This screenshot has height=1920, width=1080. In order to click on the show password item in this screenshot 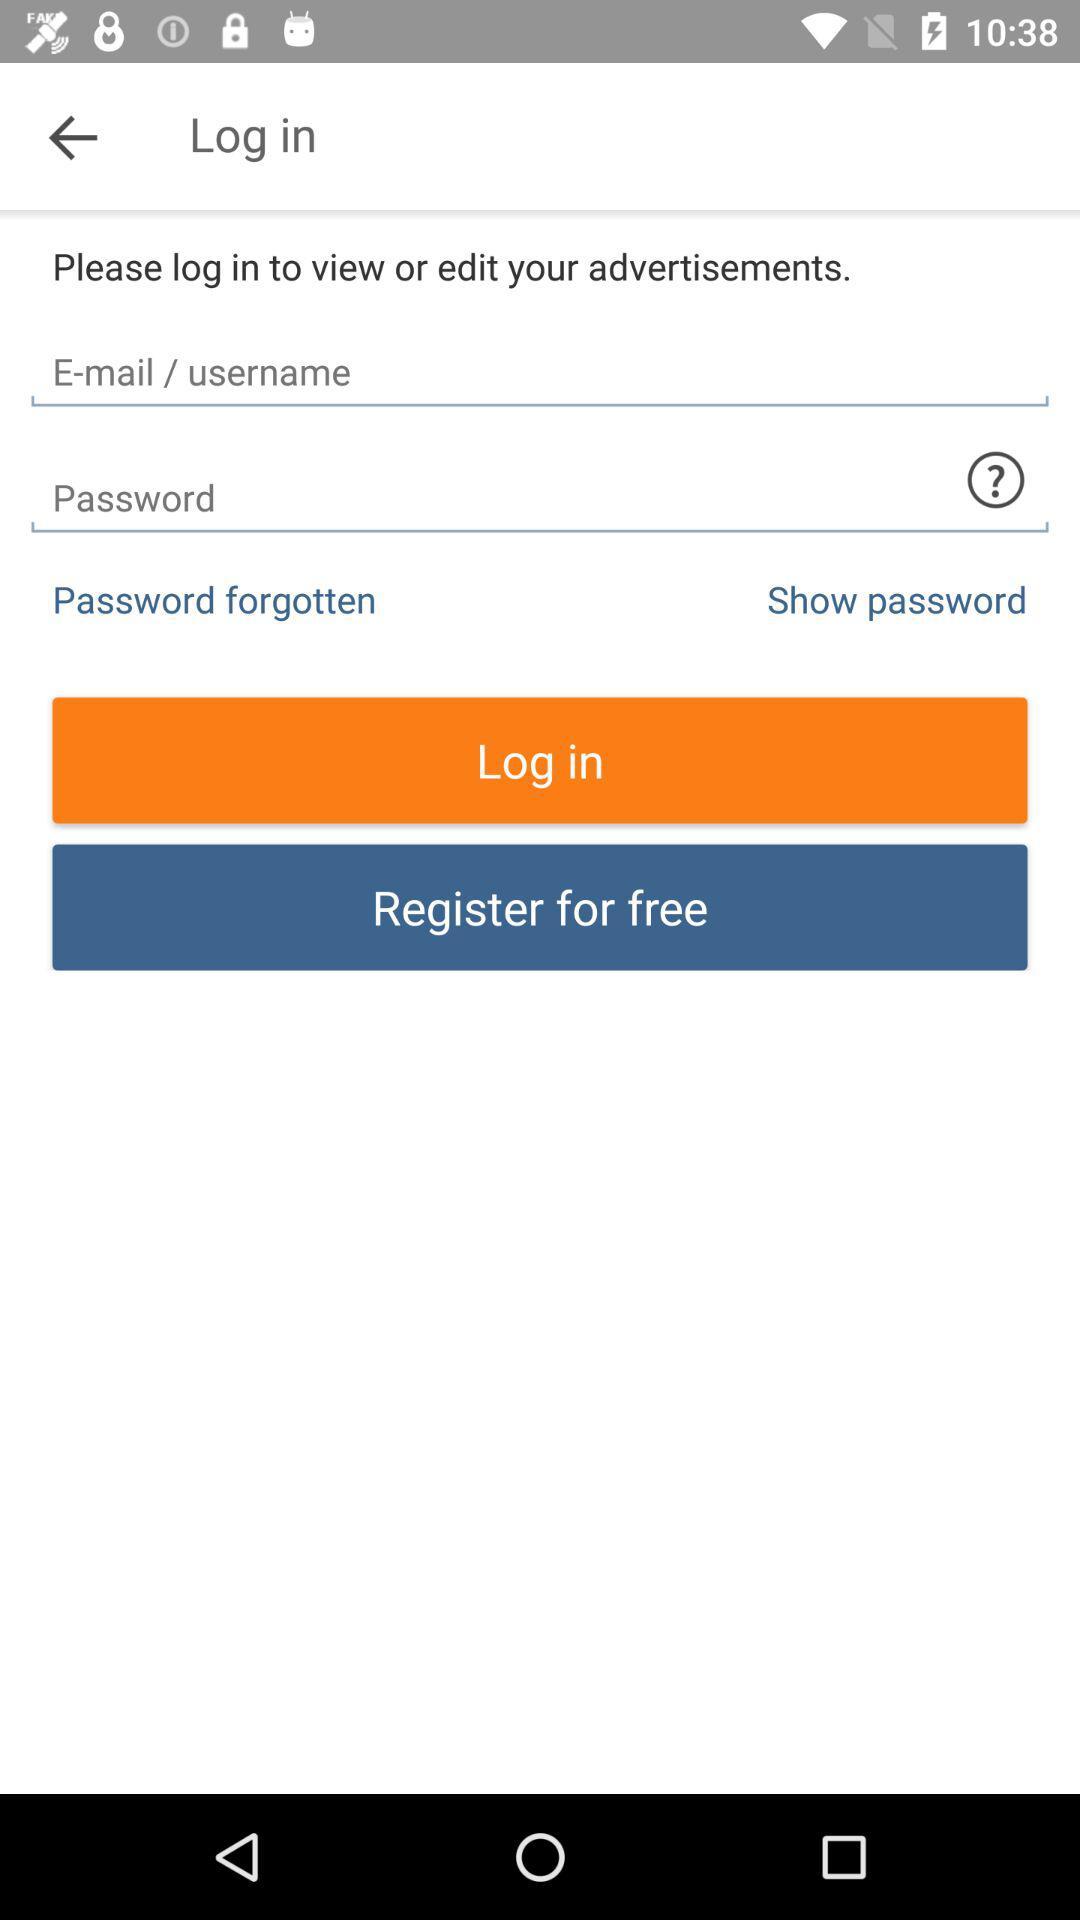, I will do `click(896, 598)`.